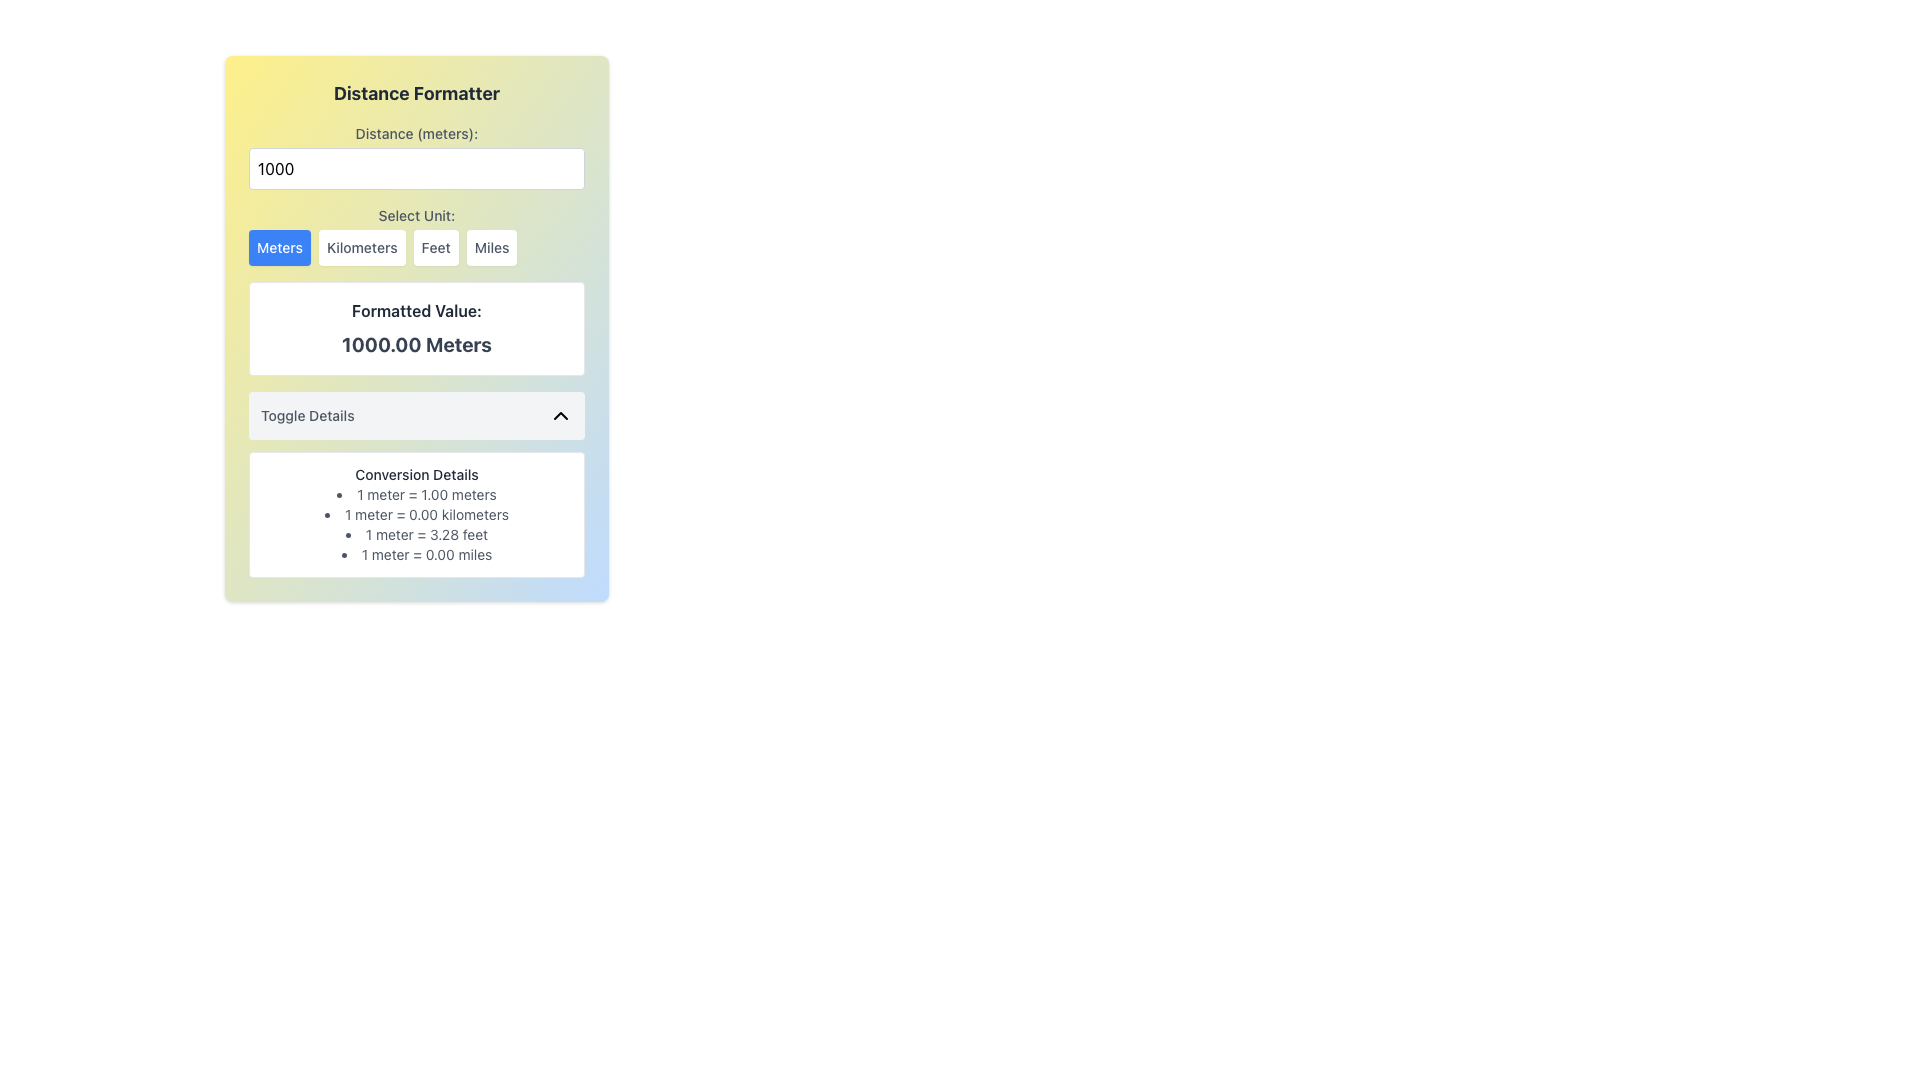 The image size is (1920, 1080). What do you see at coordinates (416, 514) in the screenshot?
I see `text of the second item in the bulleted list under 'Conversion Details', which specifies the equivalent value of one meter in kilometers` at bounding box center [416, 514].